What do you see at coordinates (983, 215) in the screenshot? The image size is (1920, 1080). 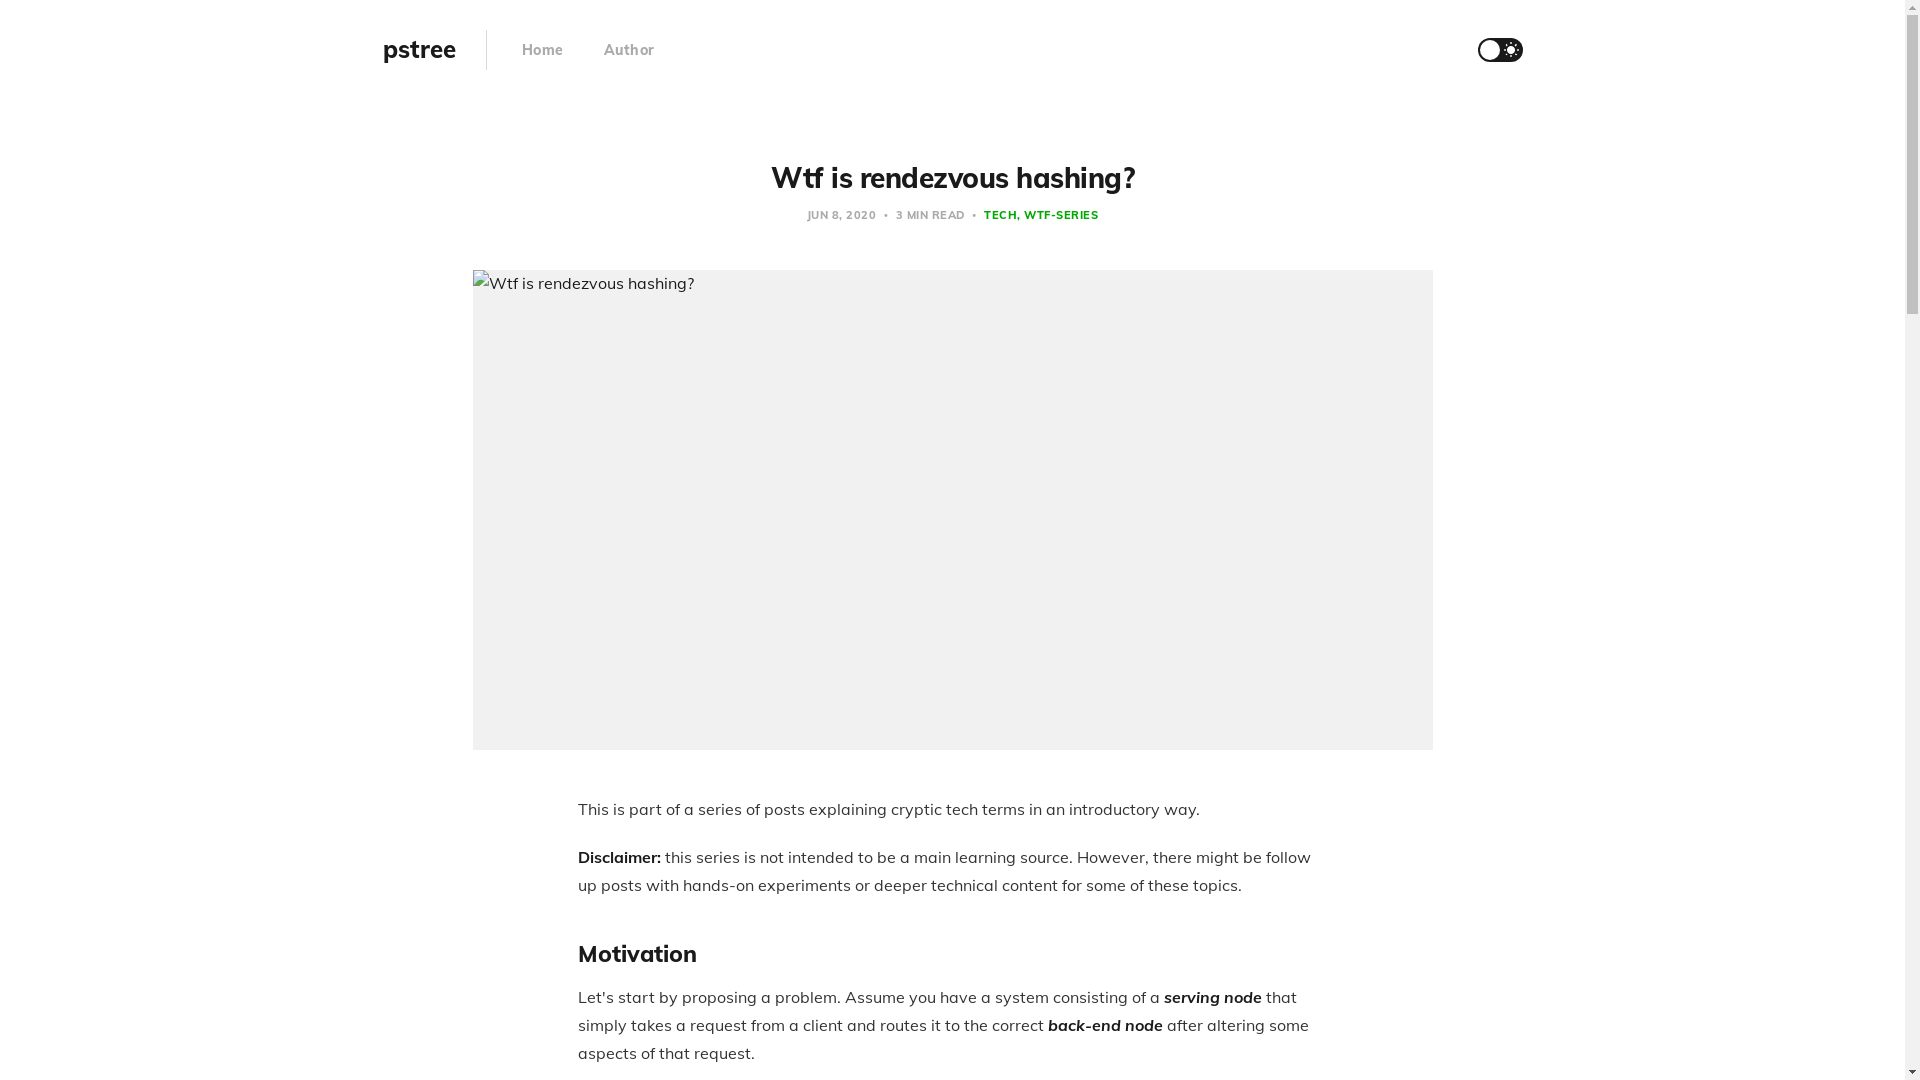 I see `'TECH'` at bounding box center [983, 215].